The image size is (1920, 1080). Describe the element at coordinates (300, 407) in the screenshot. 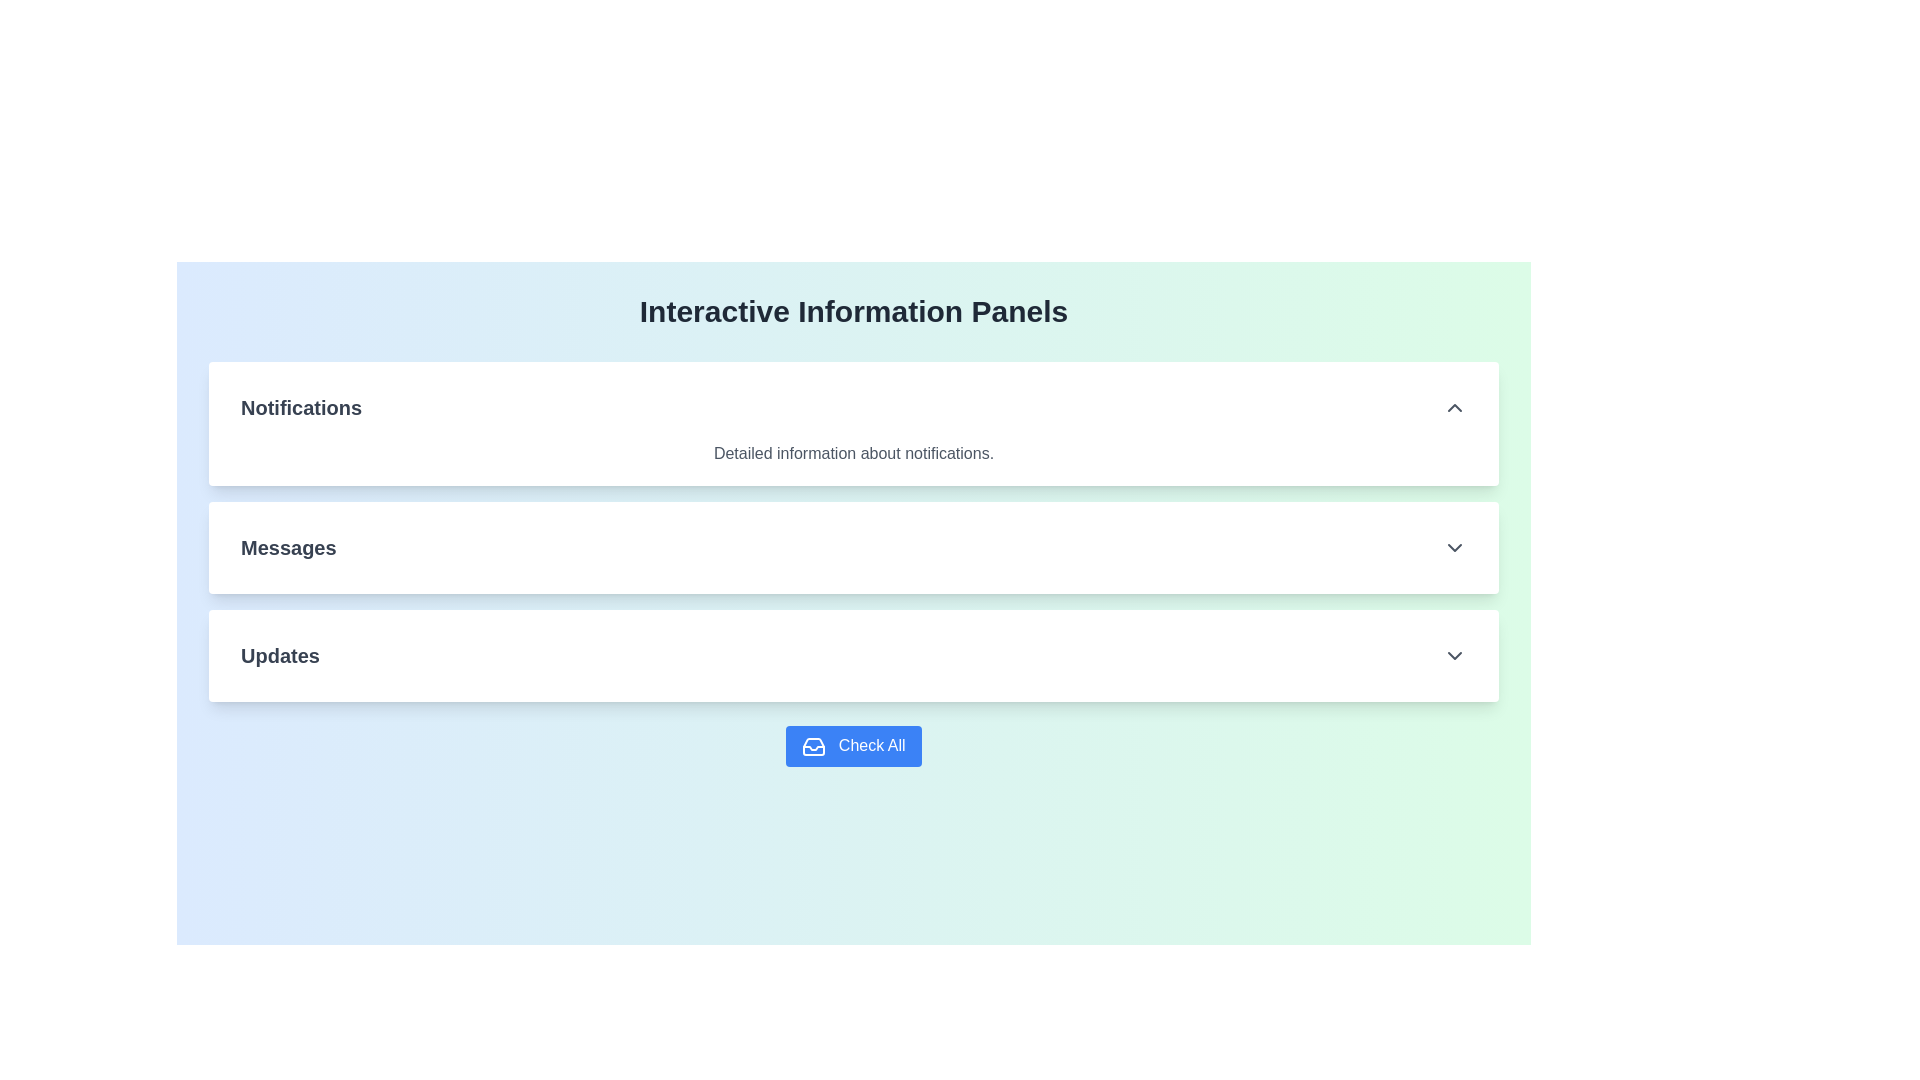

I see `the 'Notifications' text label, which is styled in extra-large bold dark gray font and located under the header 'Interactive Information Panels'` at that location.